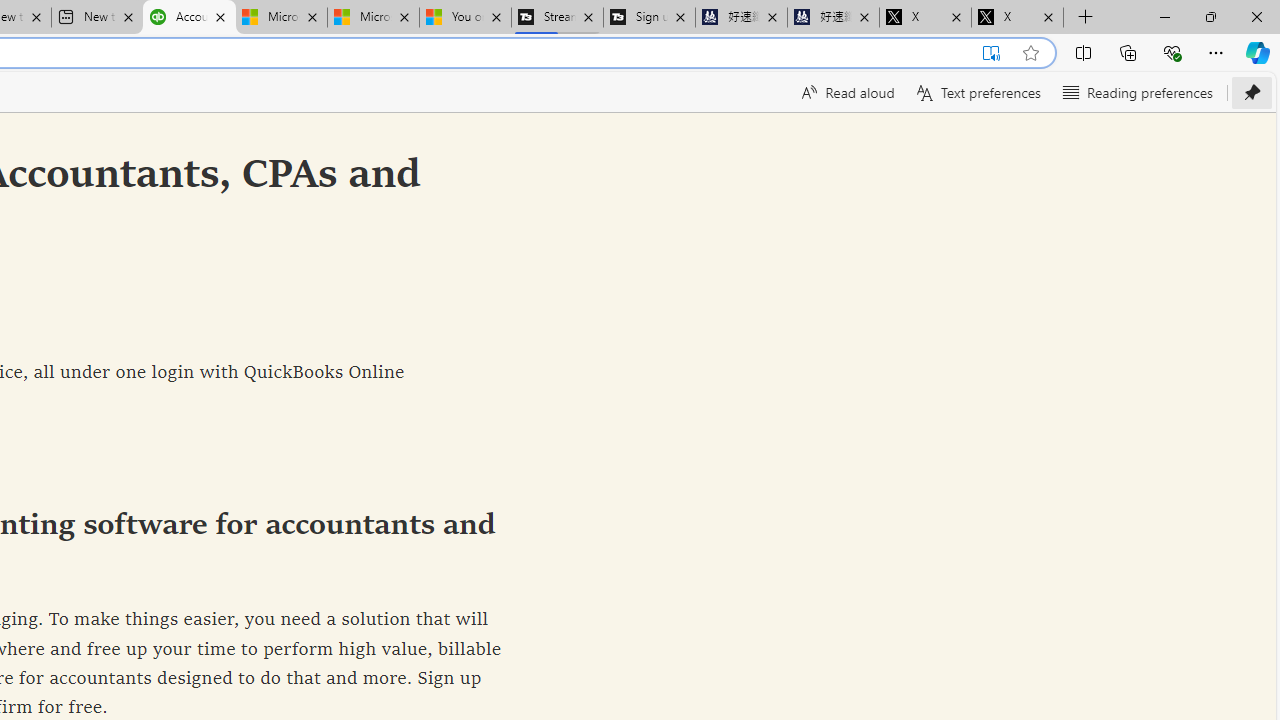 Image resolution: width=1280 pixels, height=720 pixels. I want to click on 'Accounting Software for Accountants, CPAs and Bookkeepers', so click(189, 17).